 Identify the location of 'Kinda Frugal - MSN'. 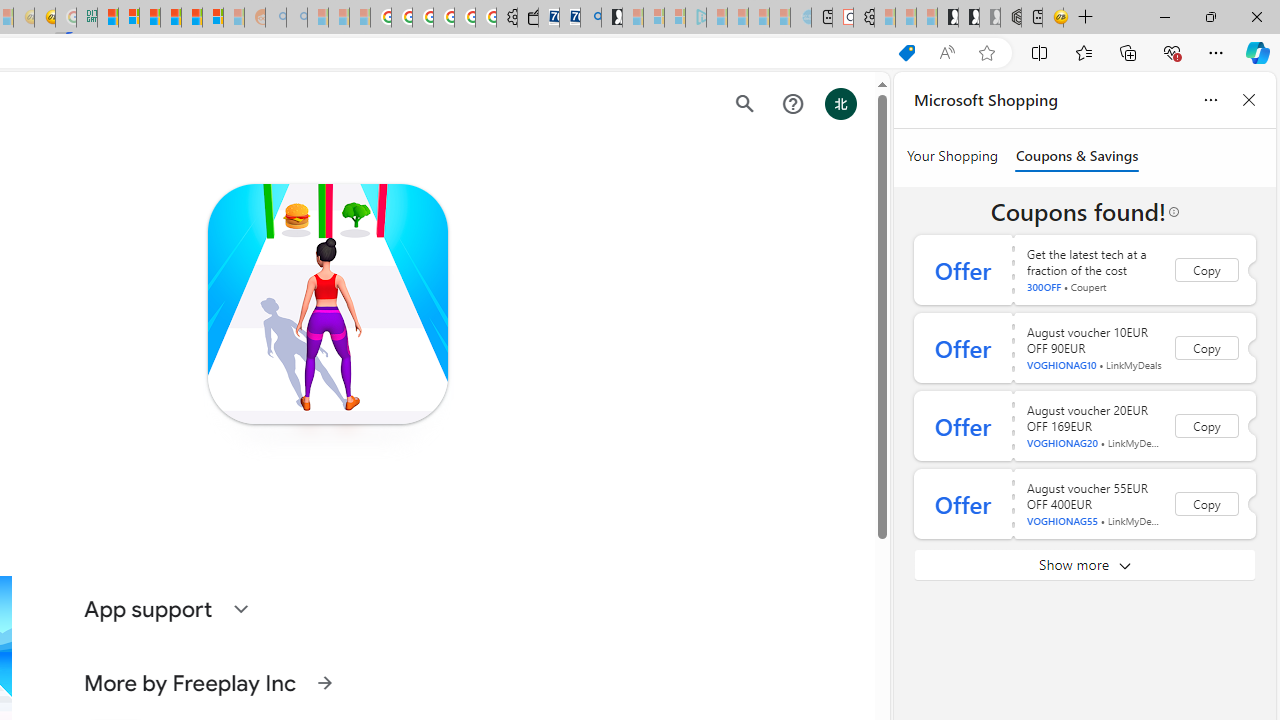
(192, 17).